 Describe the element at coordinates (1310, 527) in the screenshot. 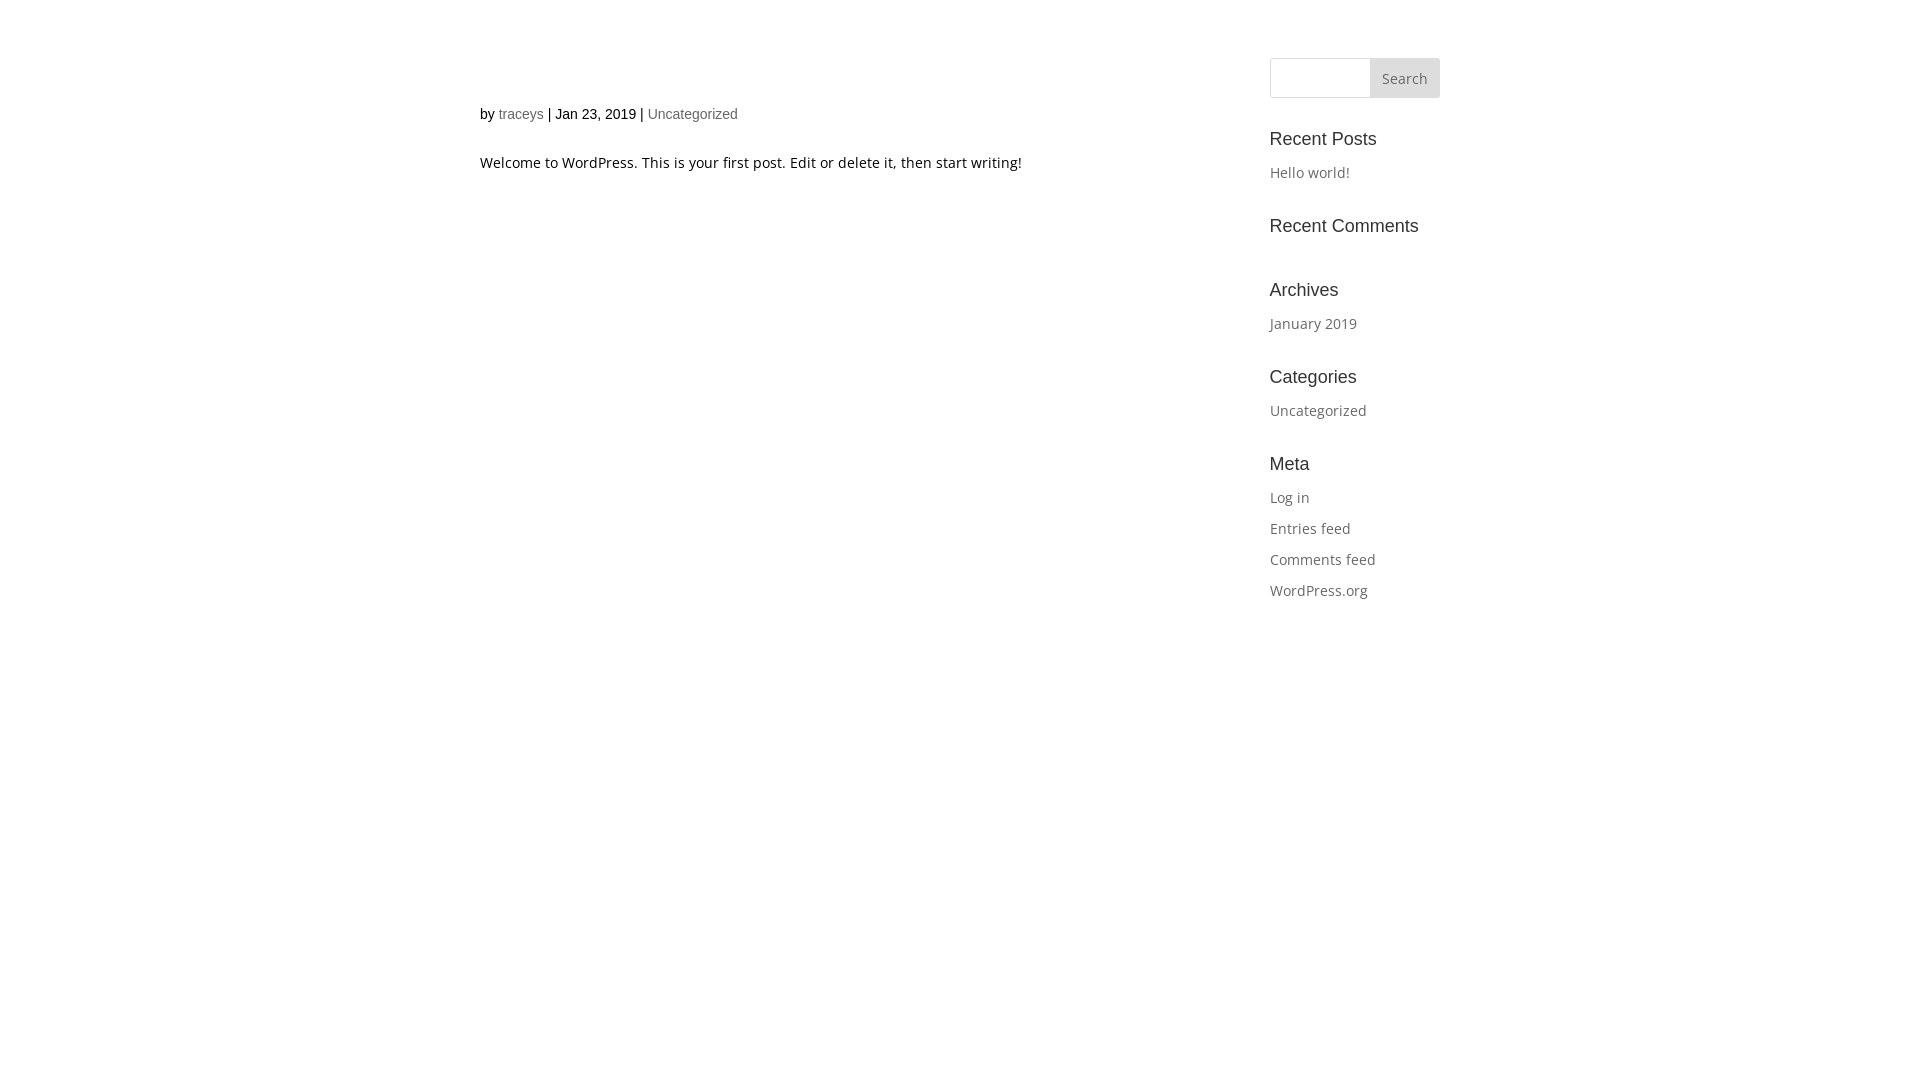

I see `'Entries feed'` at that location.